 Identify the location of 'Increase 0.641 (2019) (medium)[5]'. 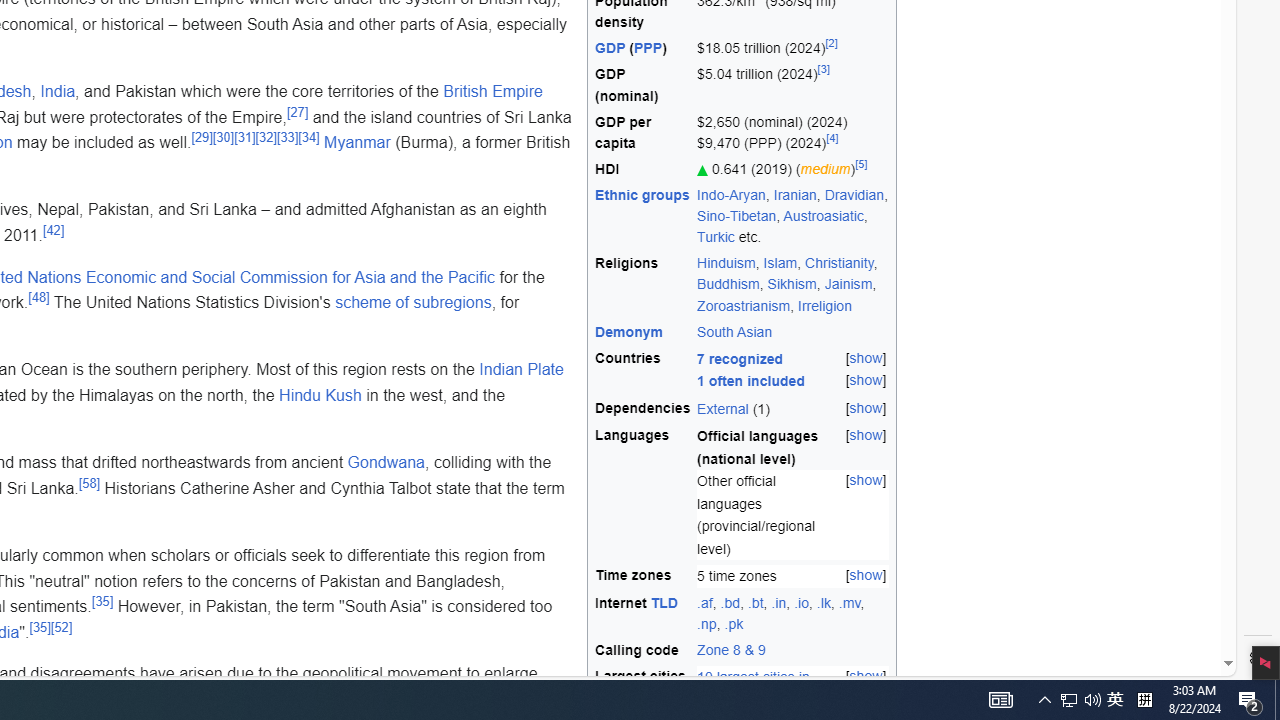
(792, 167).